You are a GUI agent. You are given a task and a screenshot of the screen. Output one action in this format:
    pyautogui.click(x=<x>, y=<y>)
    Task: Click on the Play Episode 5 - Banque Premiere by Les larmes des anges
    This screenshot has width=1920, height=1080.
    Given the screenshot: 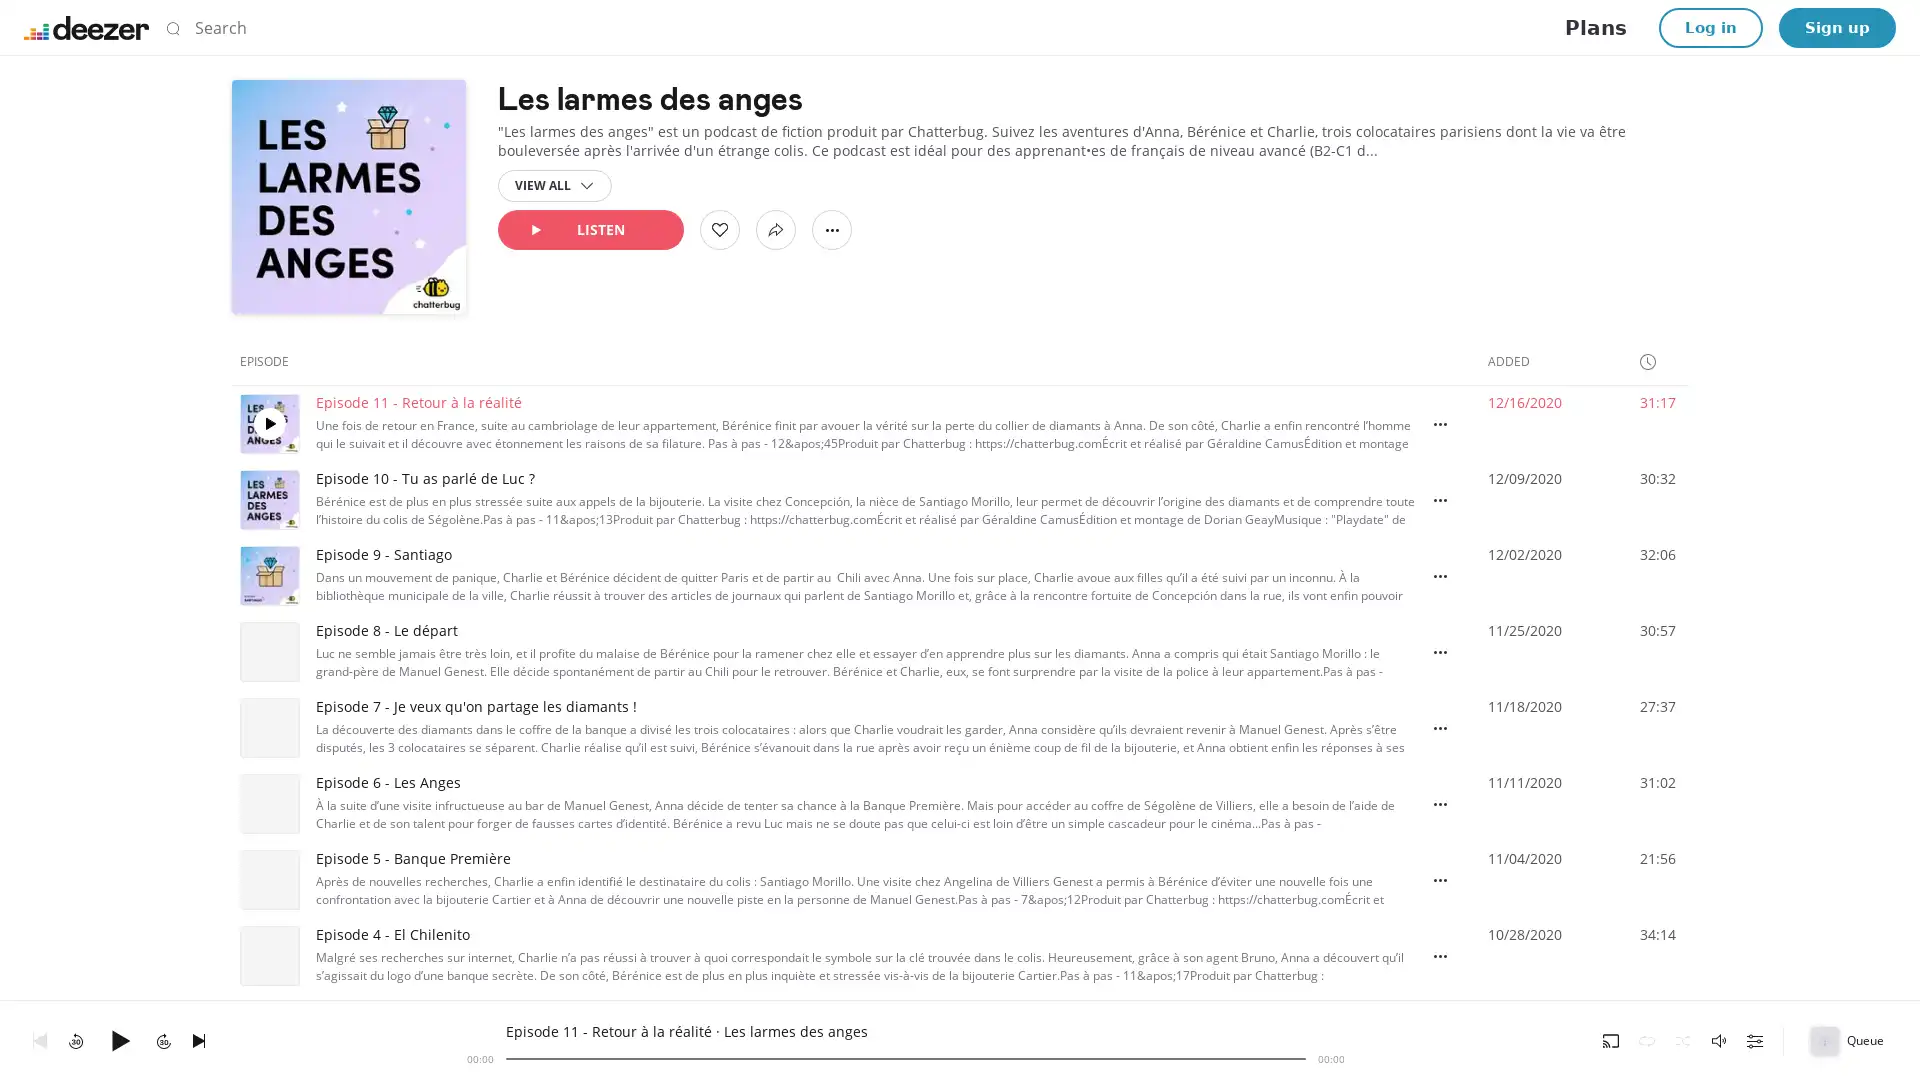 What is the action you would take?
    pyautogui.click(x=268, y=878)
    